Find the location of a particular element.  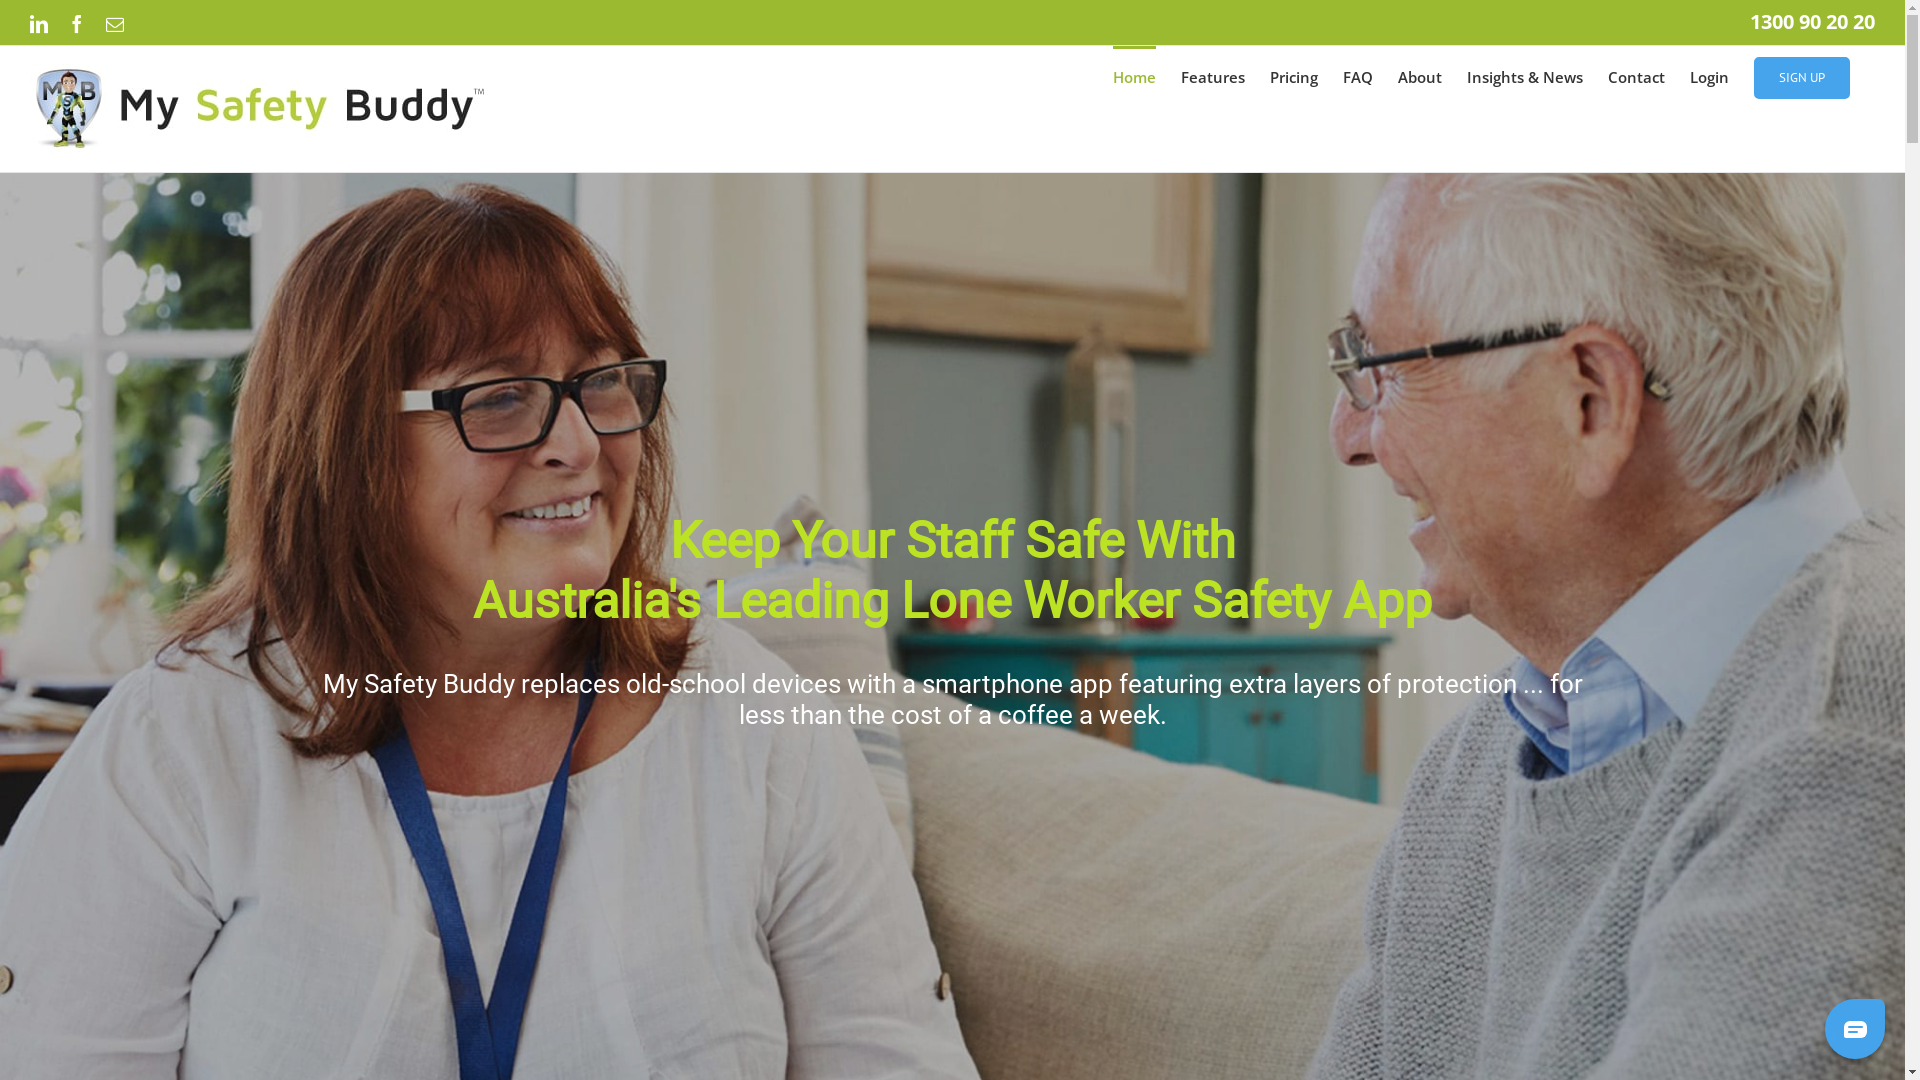

'Home' is located at coordinates (1134, 75).